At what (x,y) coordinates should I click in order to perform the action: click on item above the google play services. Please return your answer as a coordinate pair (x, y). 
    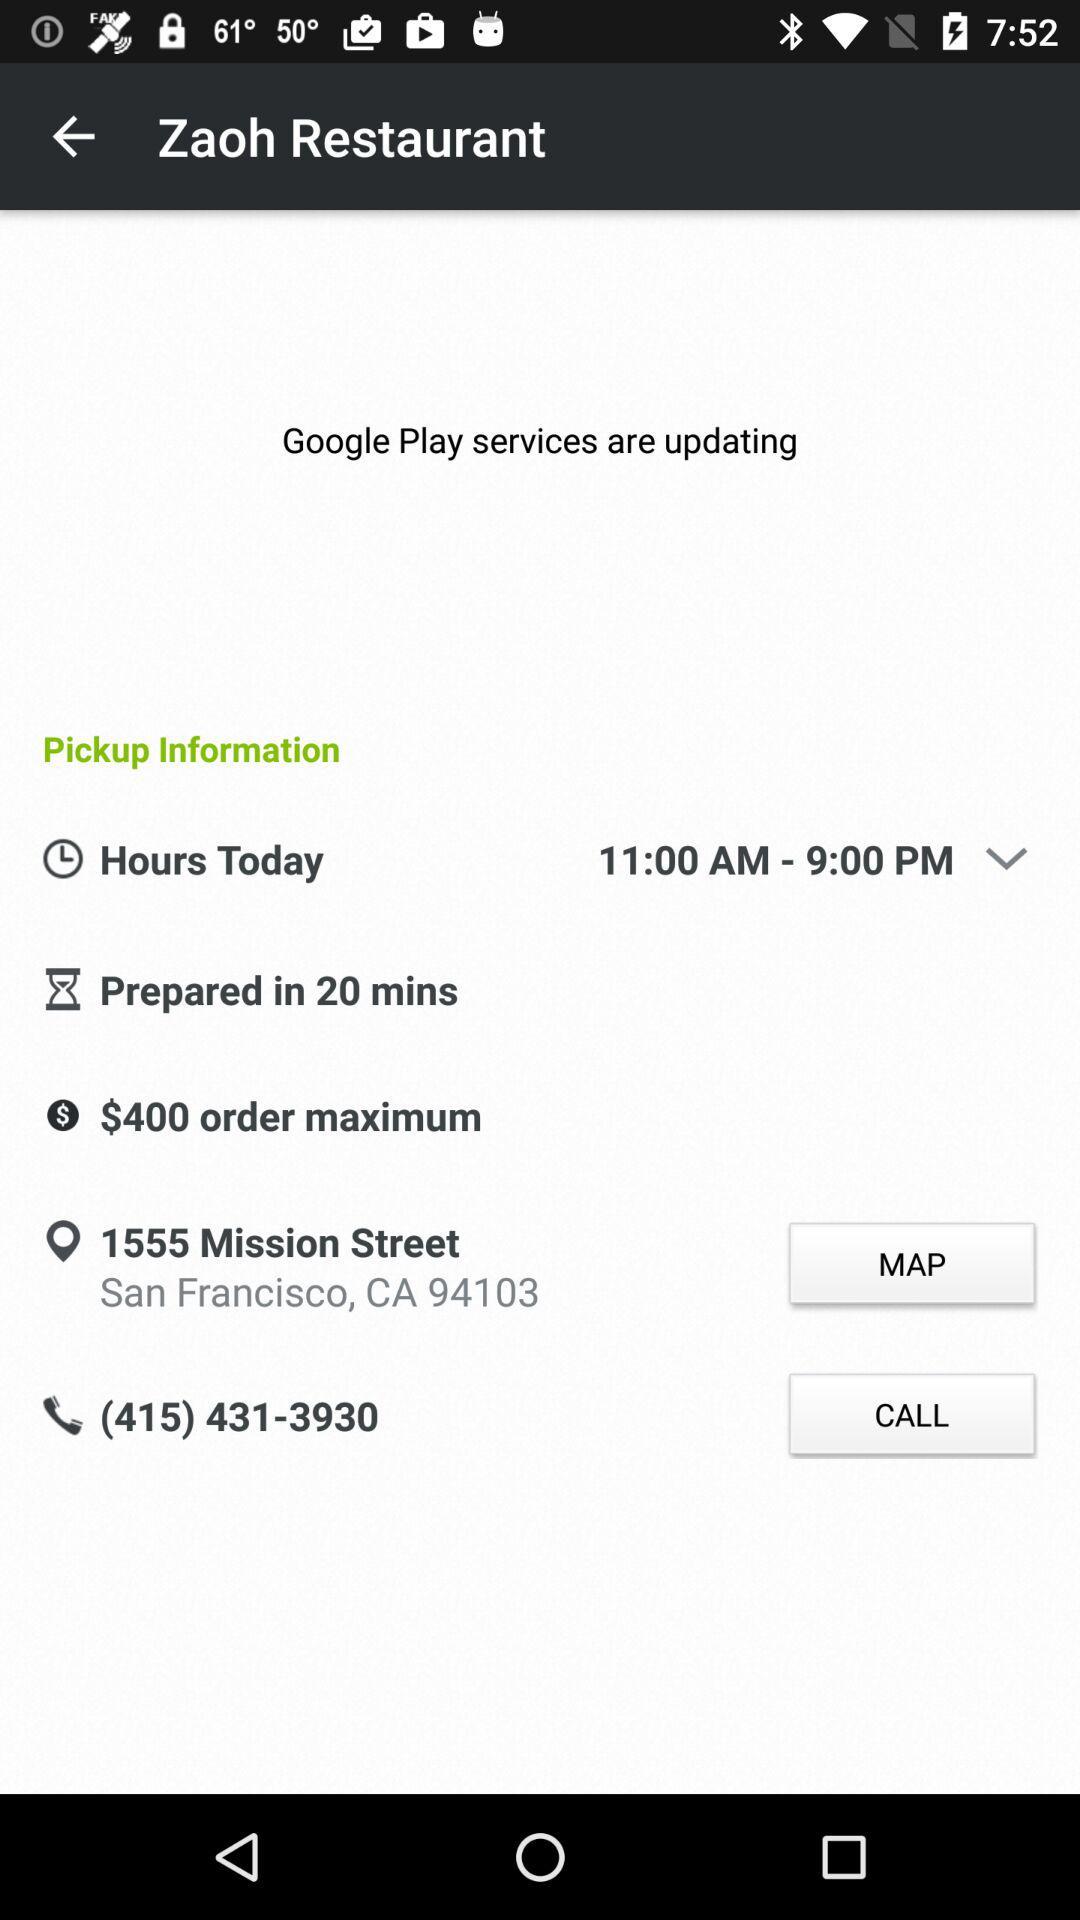
    Looking at the image, I should click on (72, 135).